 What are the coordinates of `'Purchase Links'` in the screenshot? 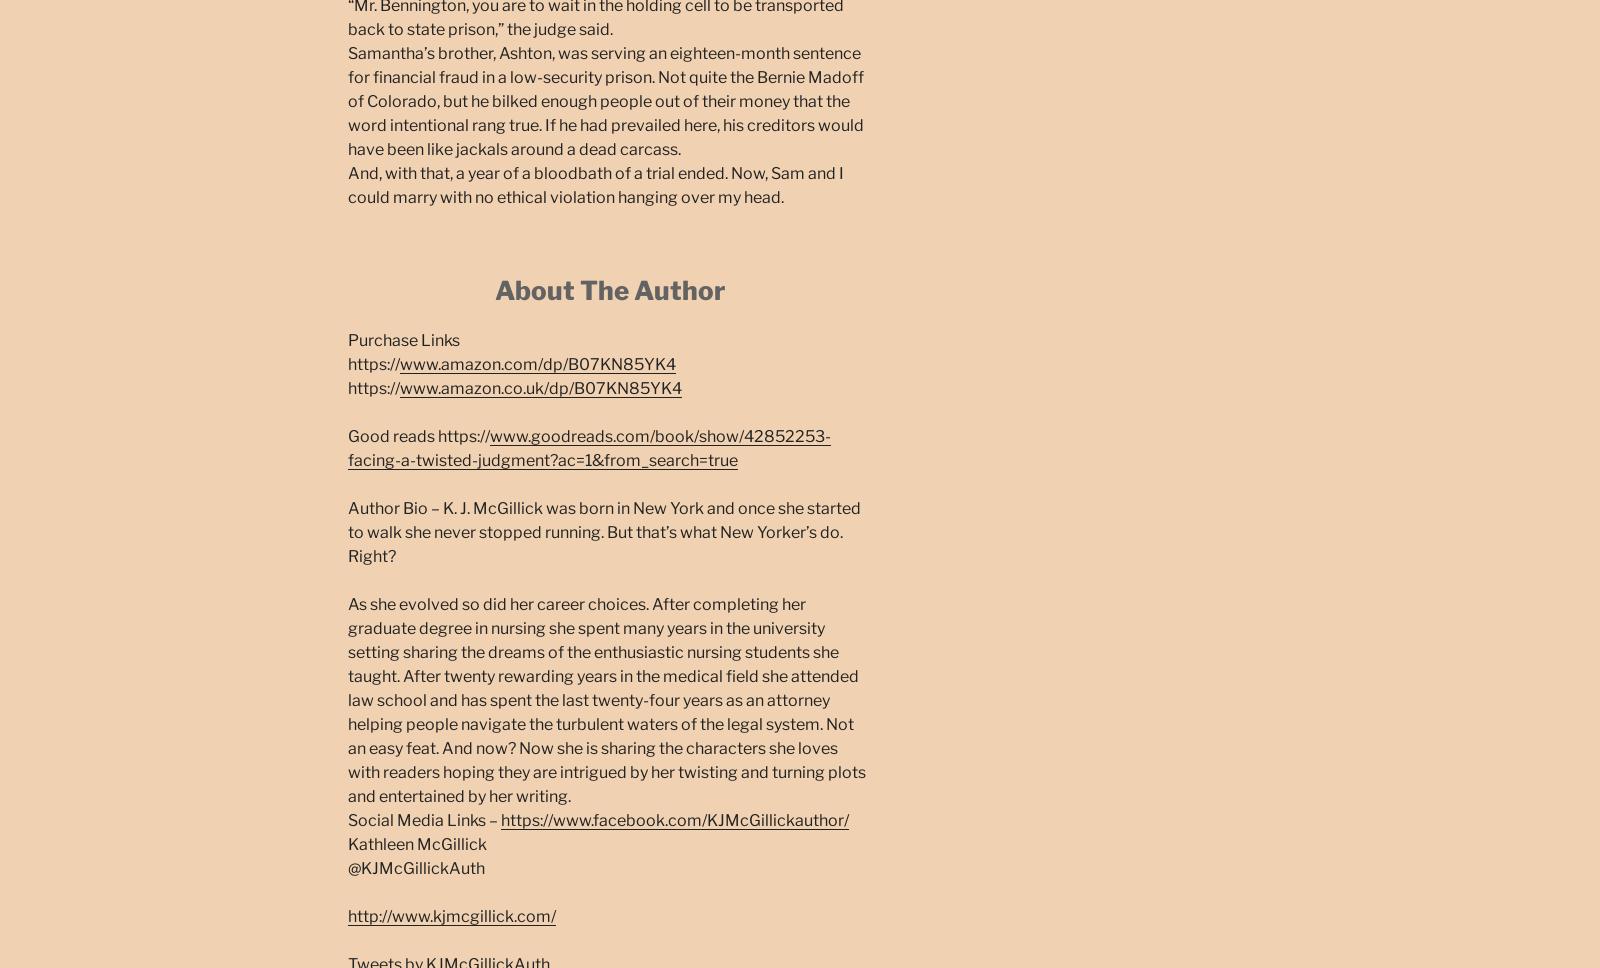 It's located at (403, 339).